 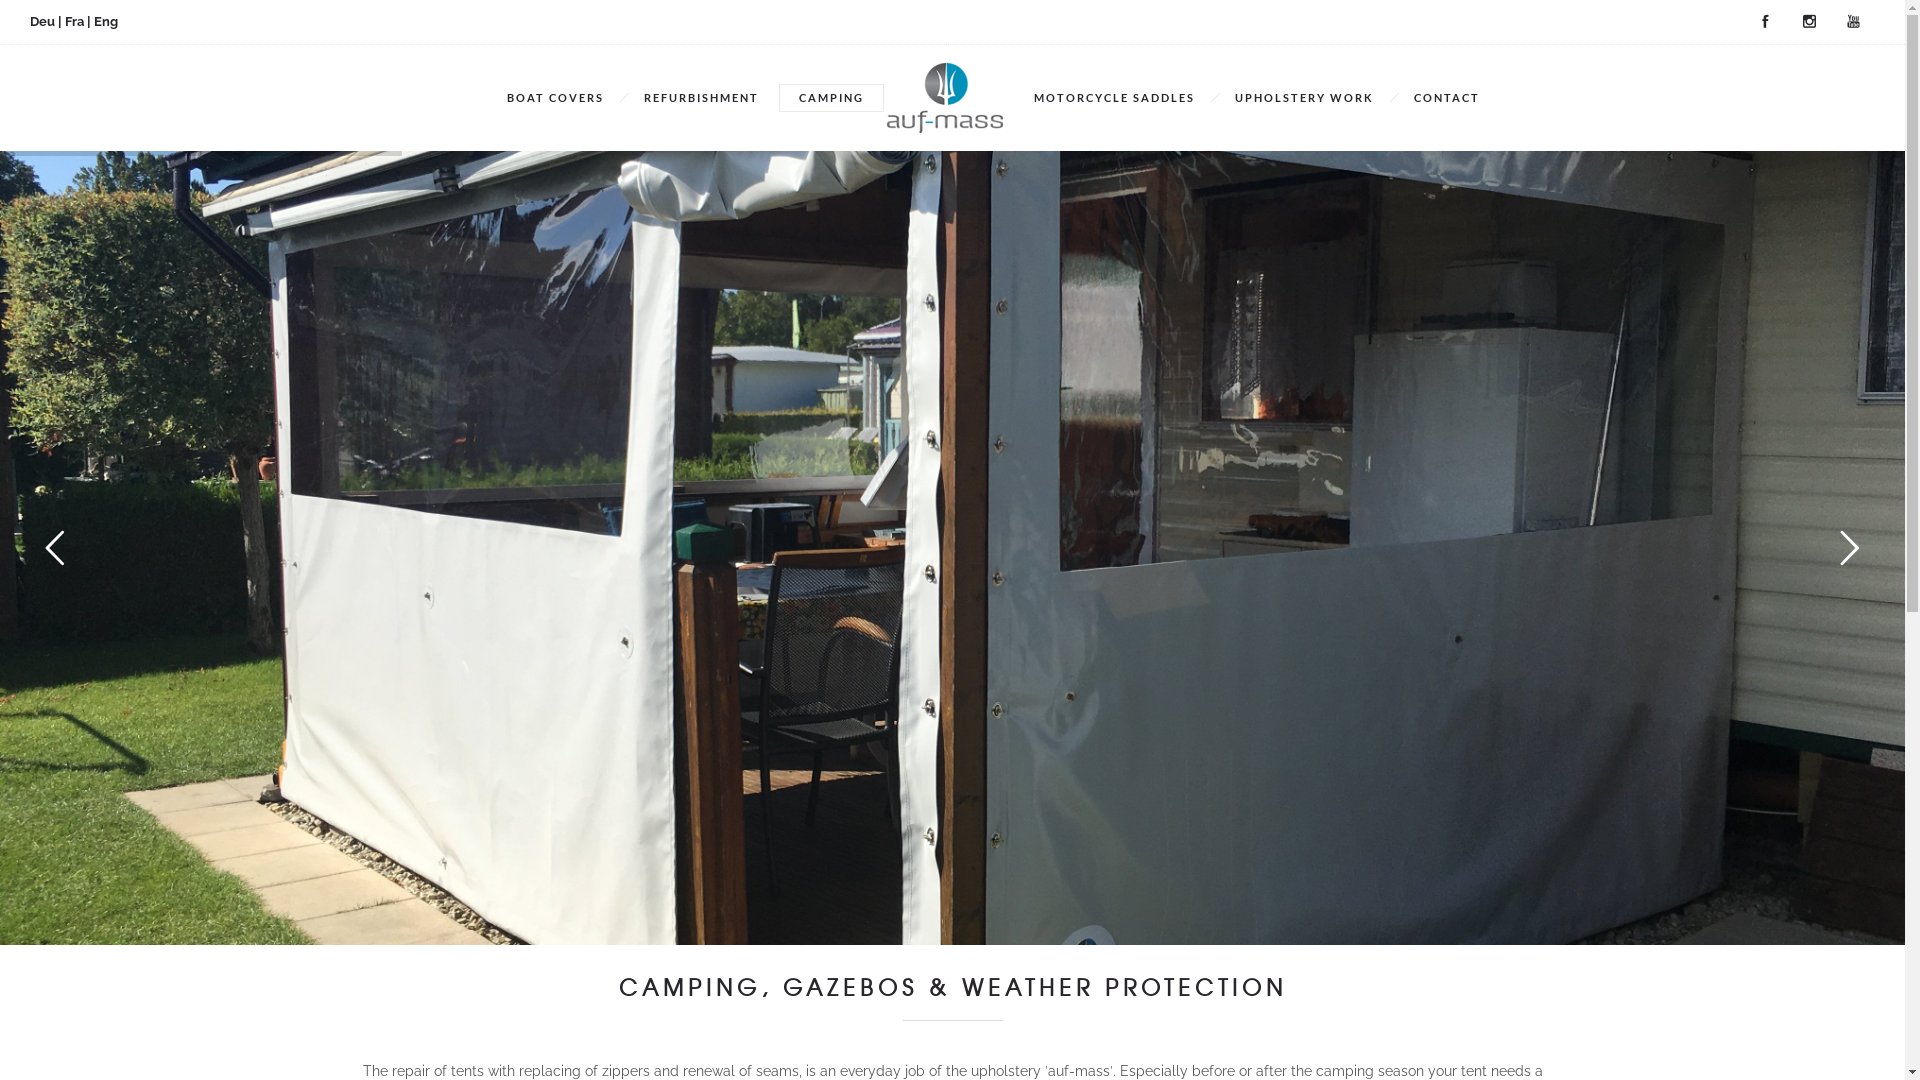 I want to click on 'YouTube', so click(x=1851, y=22).